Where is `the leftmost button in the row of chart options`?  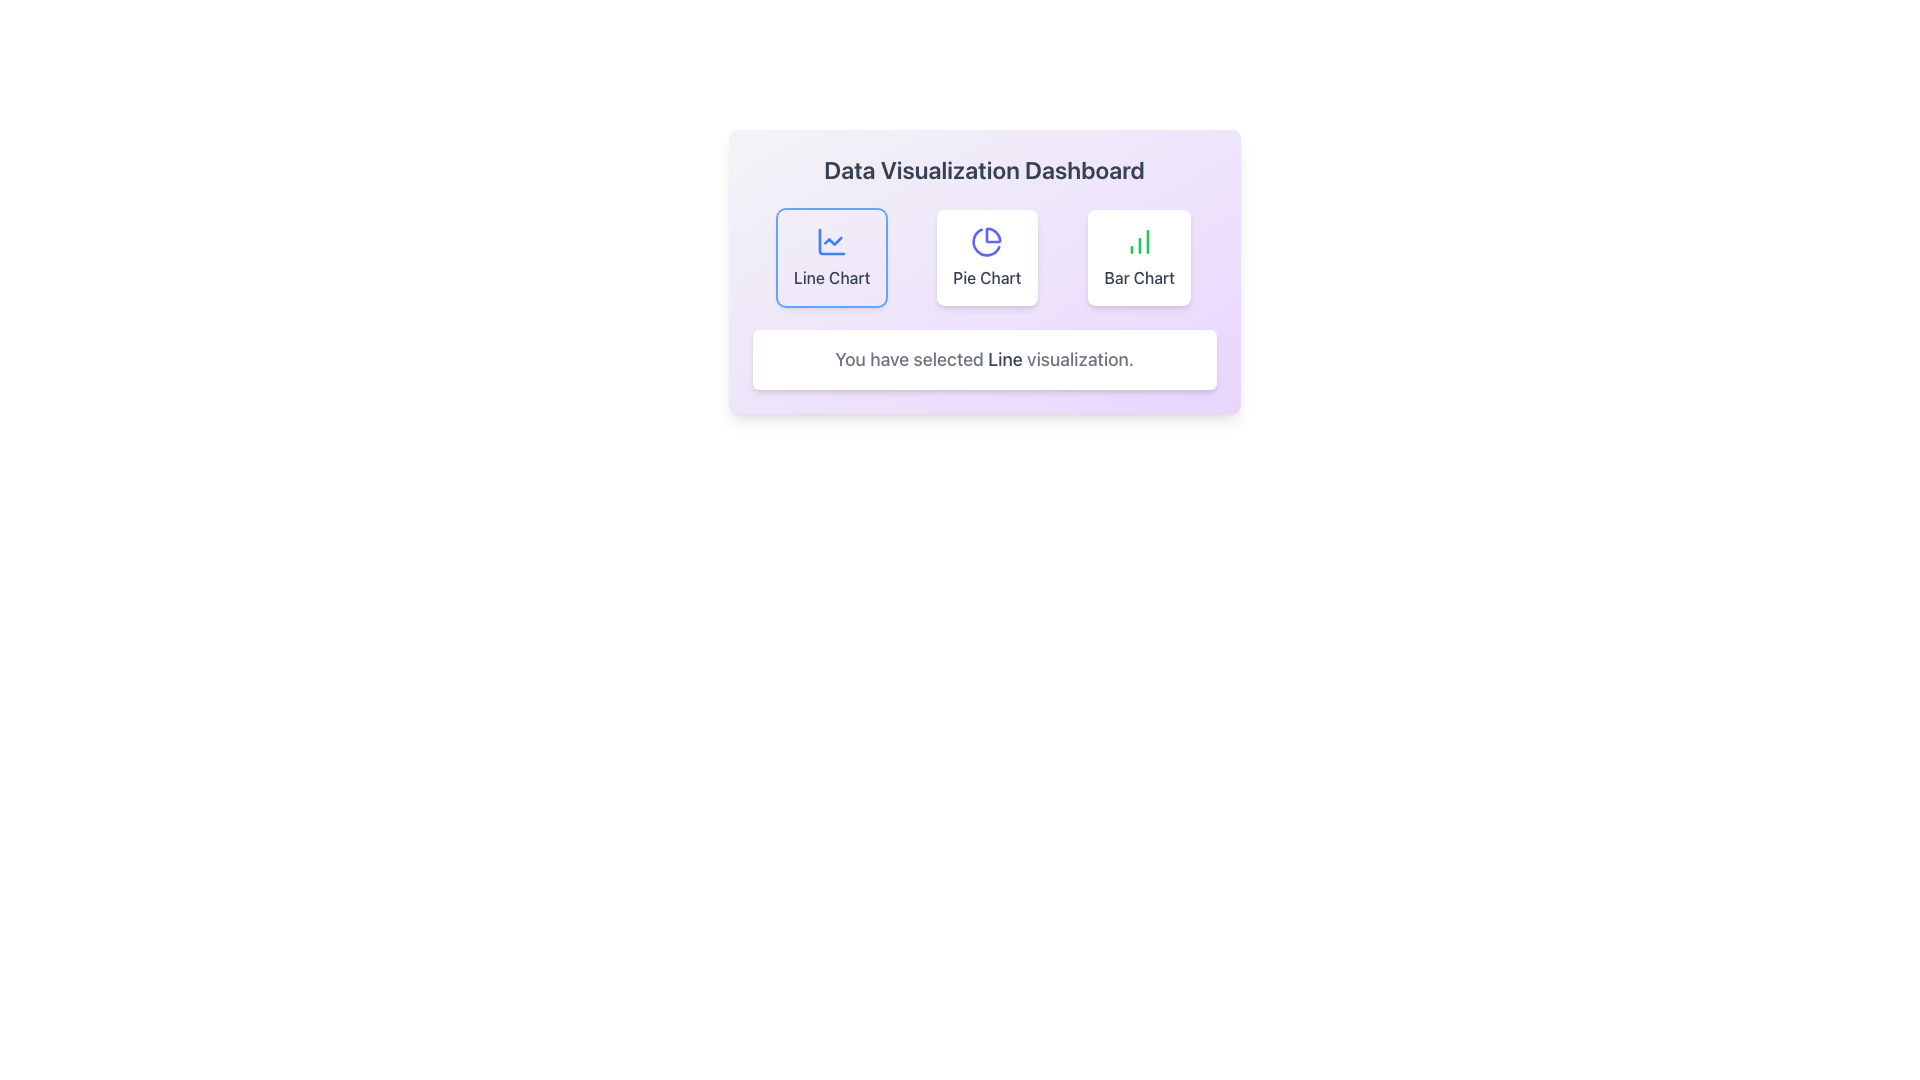 the leftmost button in the row of chart options is located at coordinates (831, 257).